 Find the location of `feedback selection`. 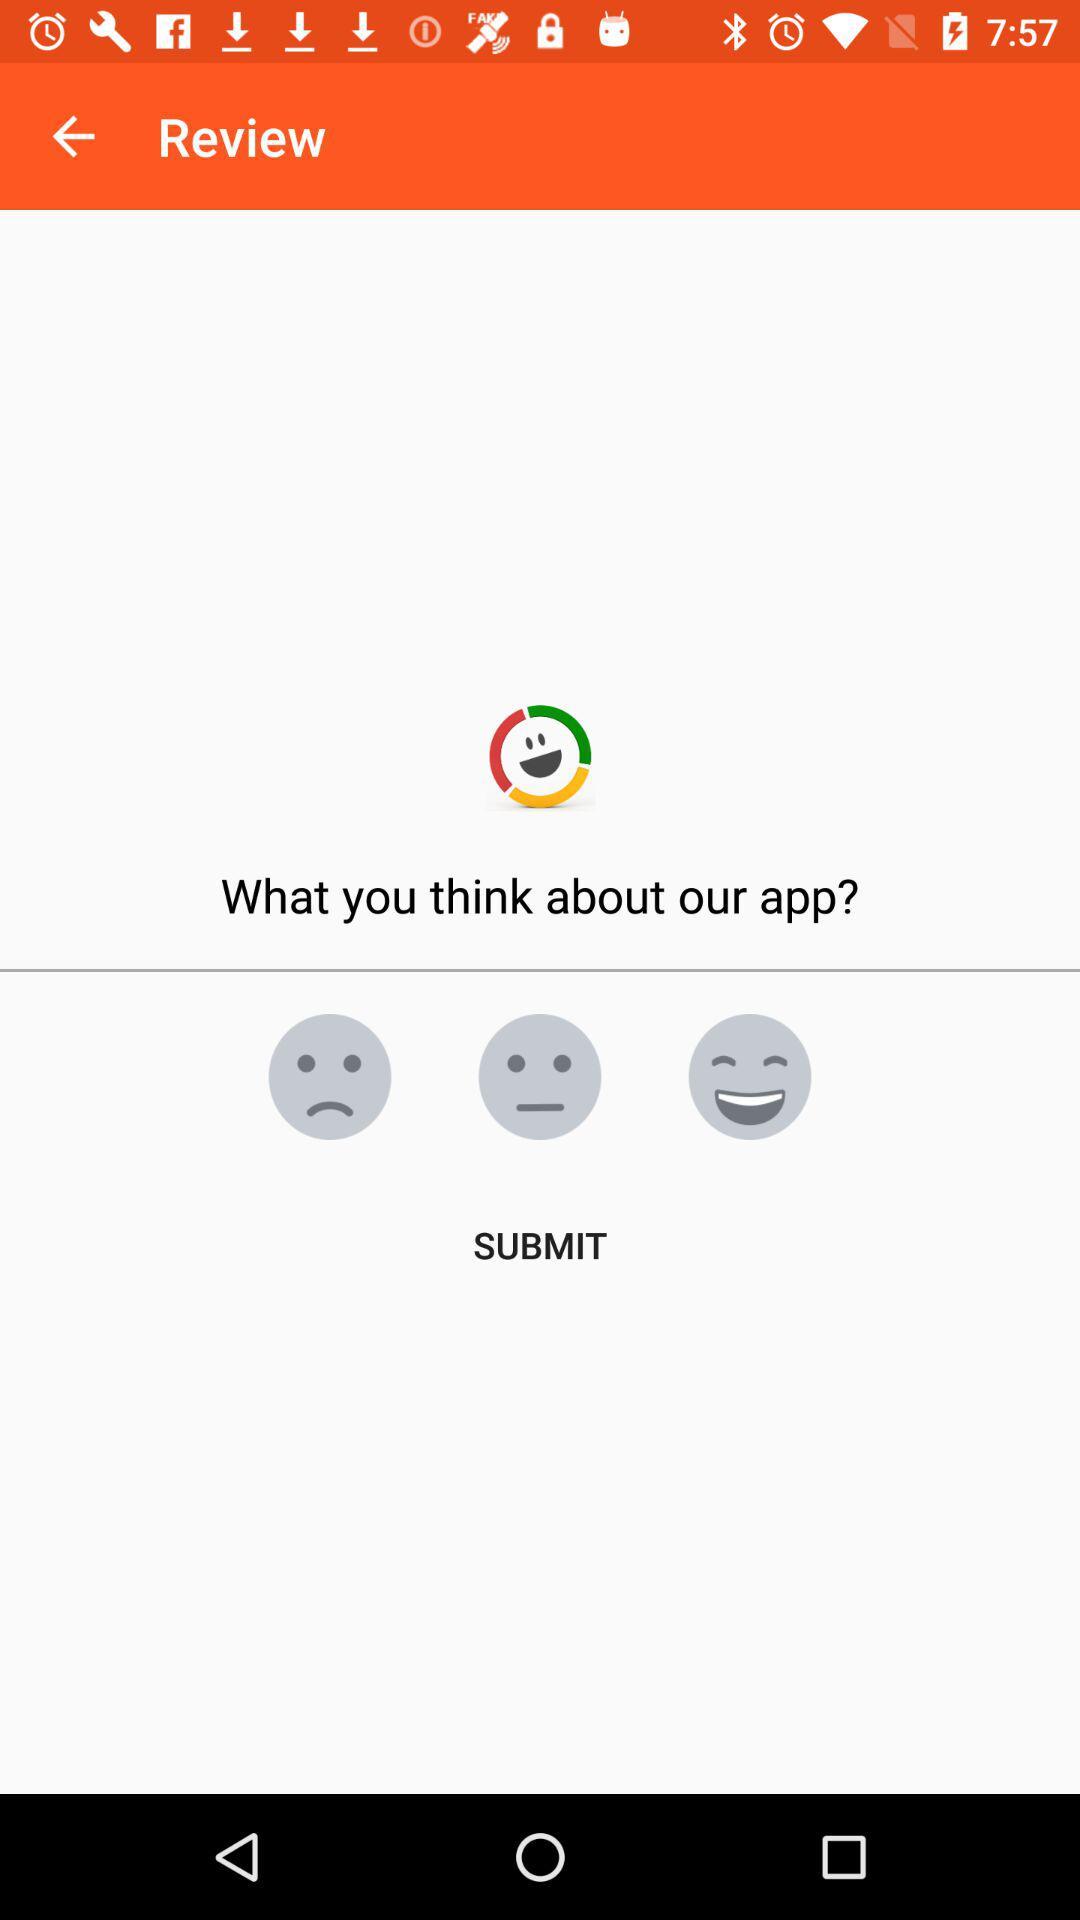

feedback selection is located at coordinates (540, 1075).